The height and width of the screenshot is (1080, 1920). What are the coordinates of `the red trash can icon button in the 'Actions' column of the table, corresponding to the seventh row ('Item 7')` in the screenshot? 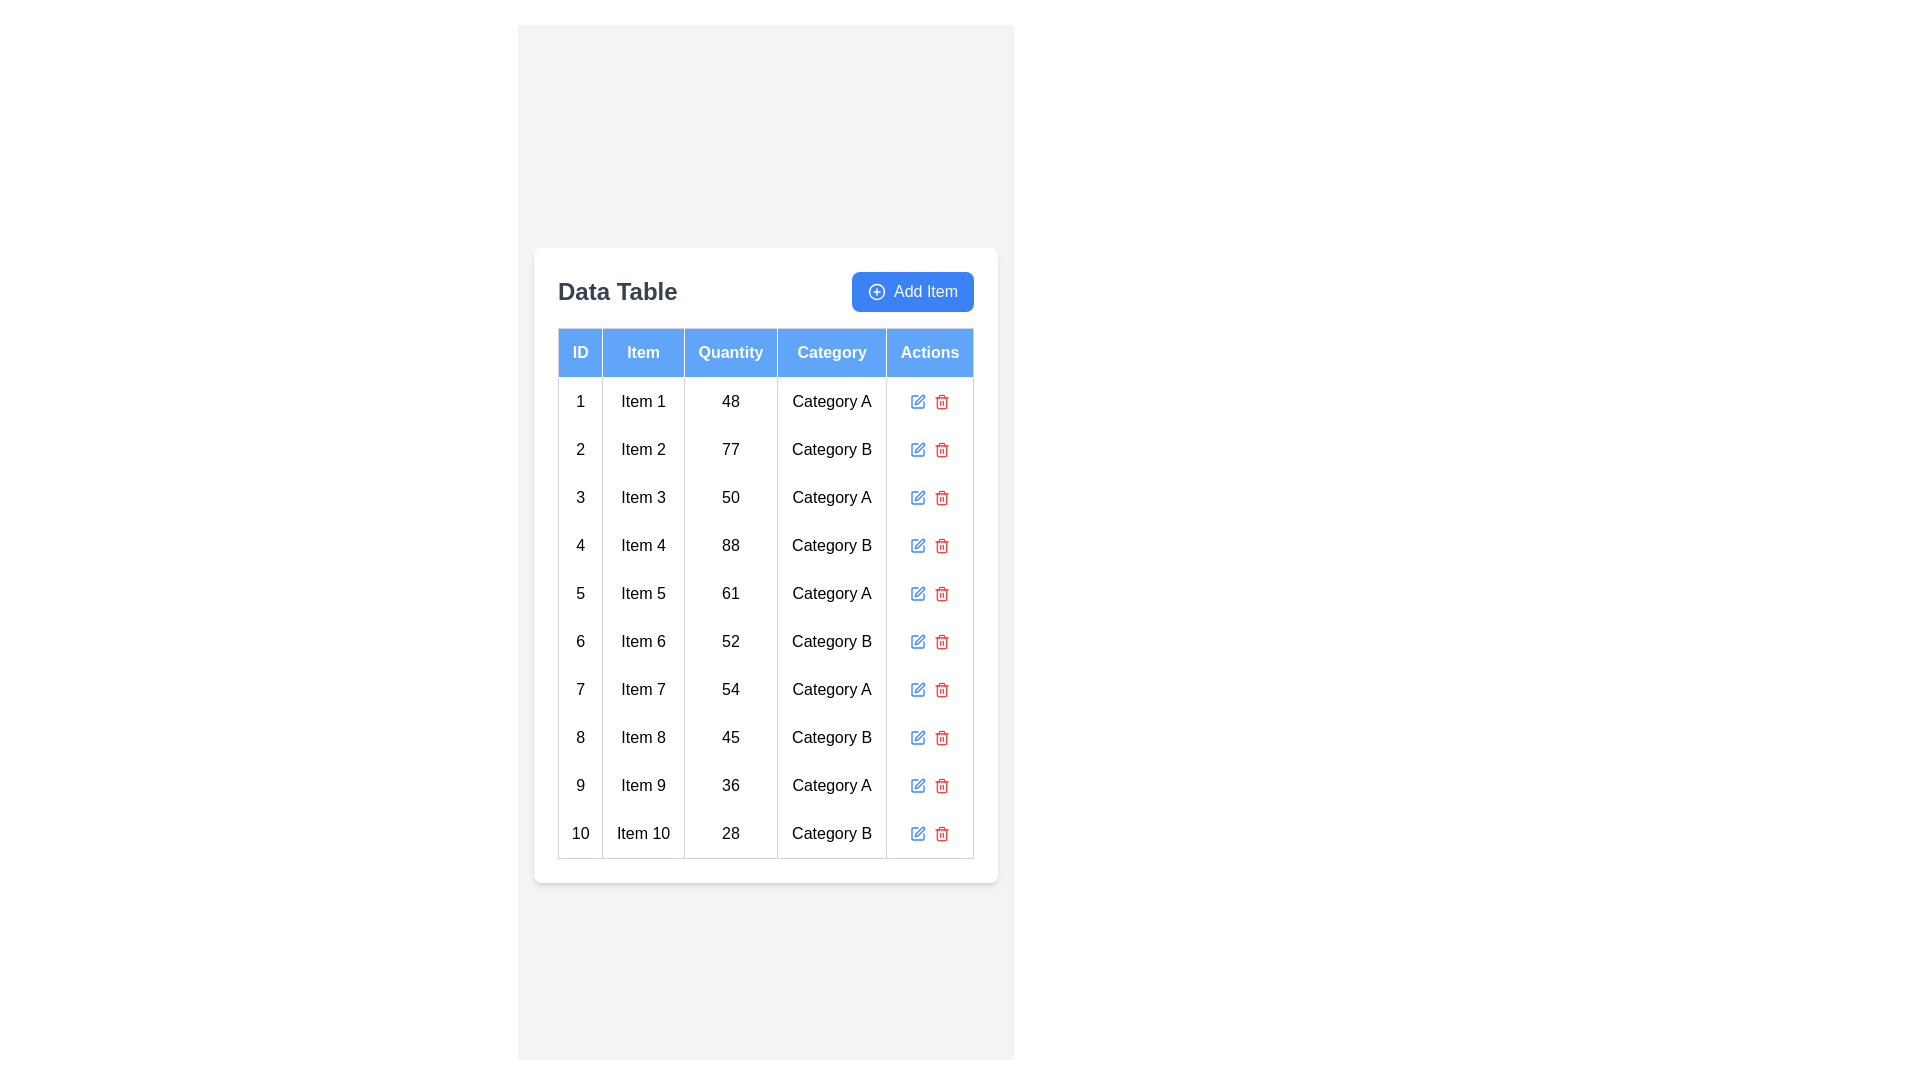 It's located at (941, 688).